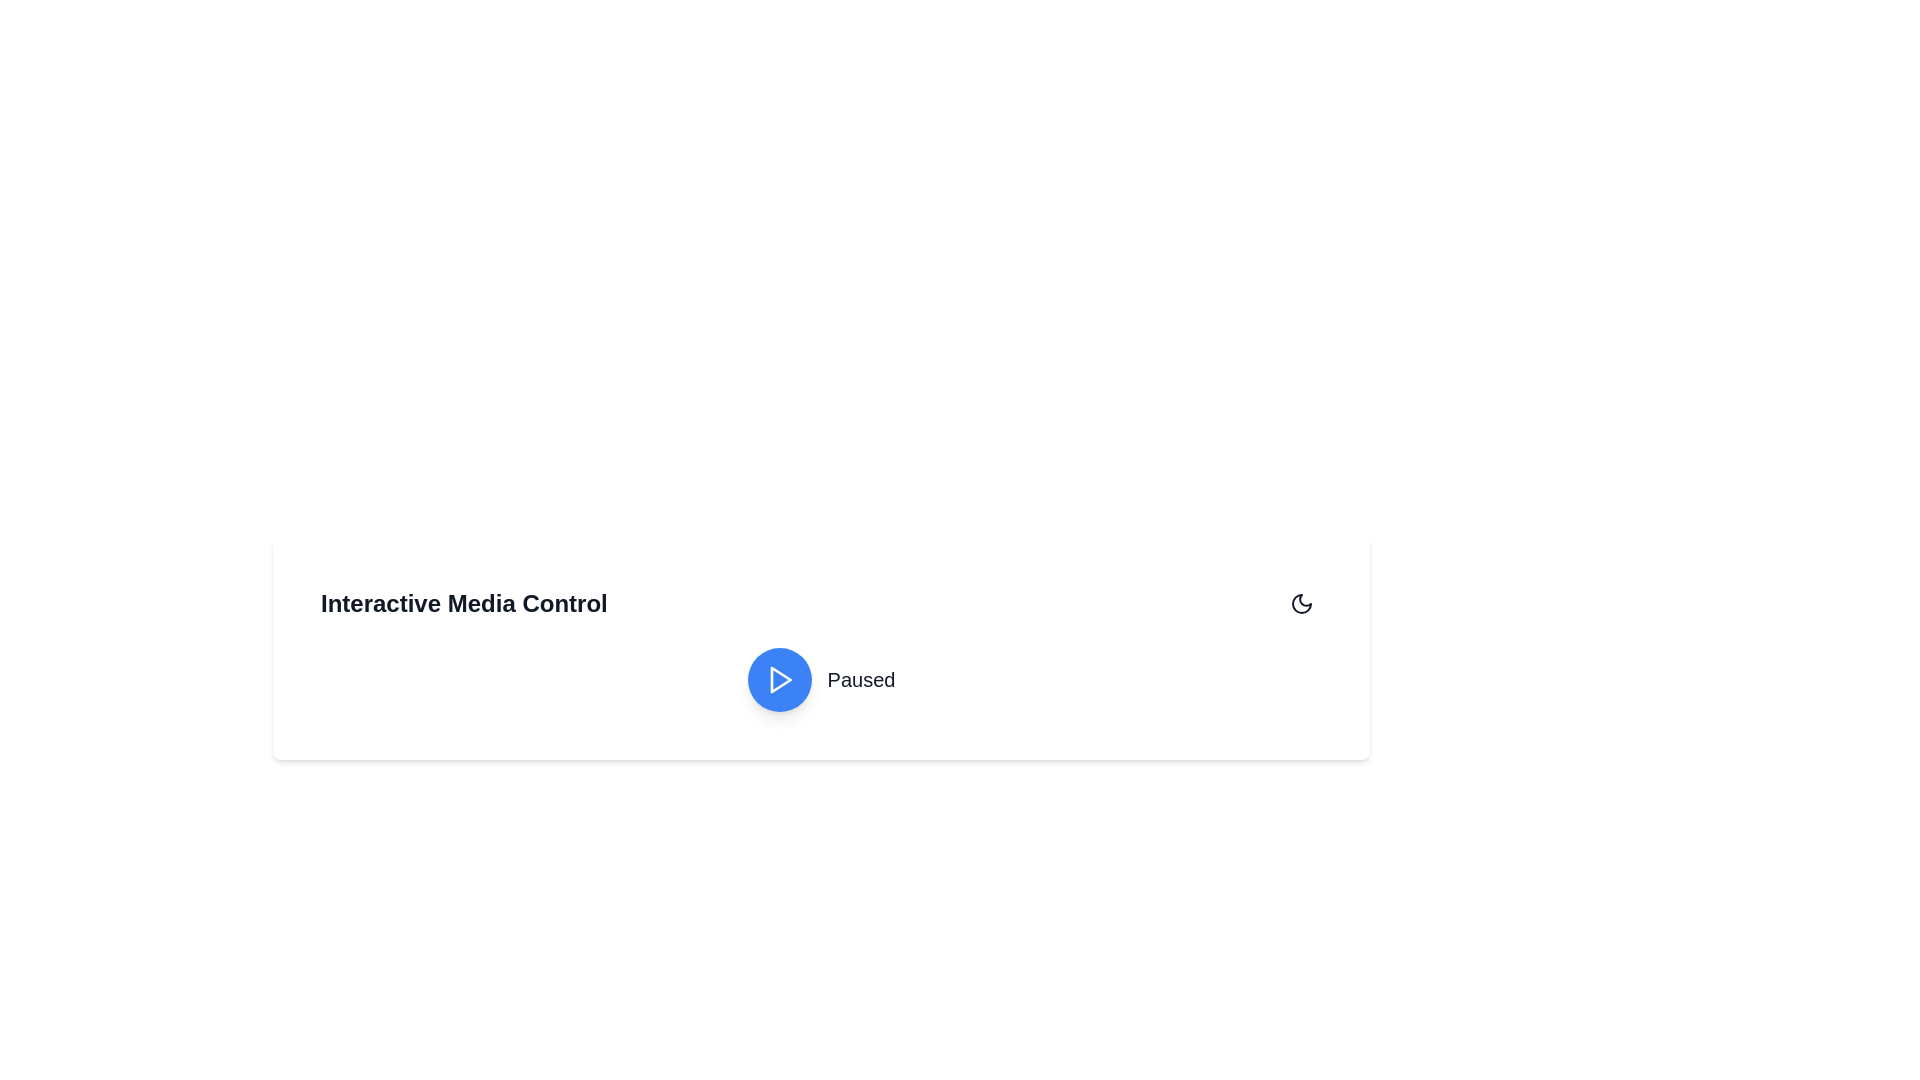 This screenshot has width=1920, height=1080. I want to click on the toggle icon located at the top-right corner of the interface, so click(1301, 603).